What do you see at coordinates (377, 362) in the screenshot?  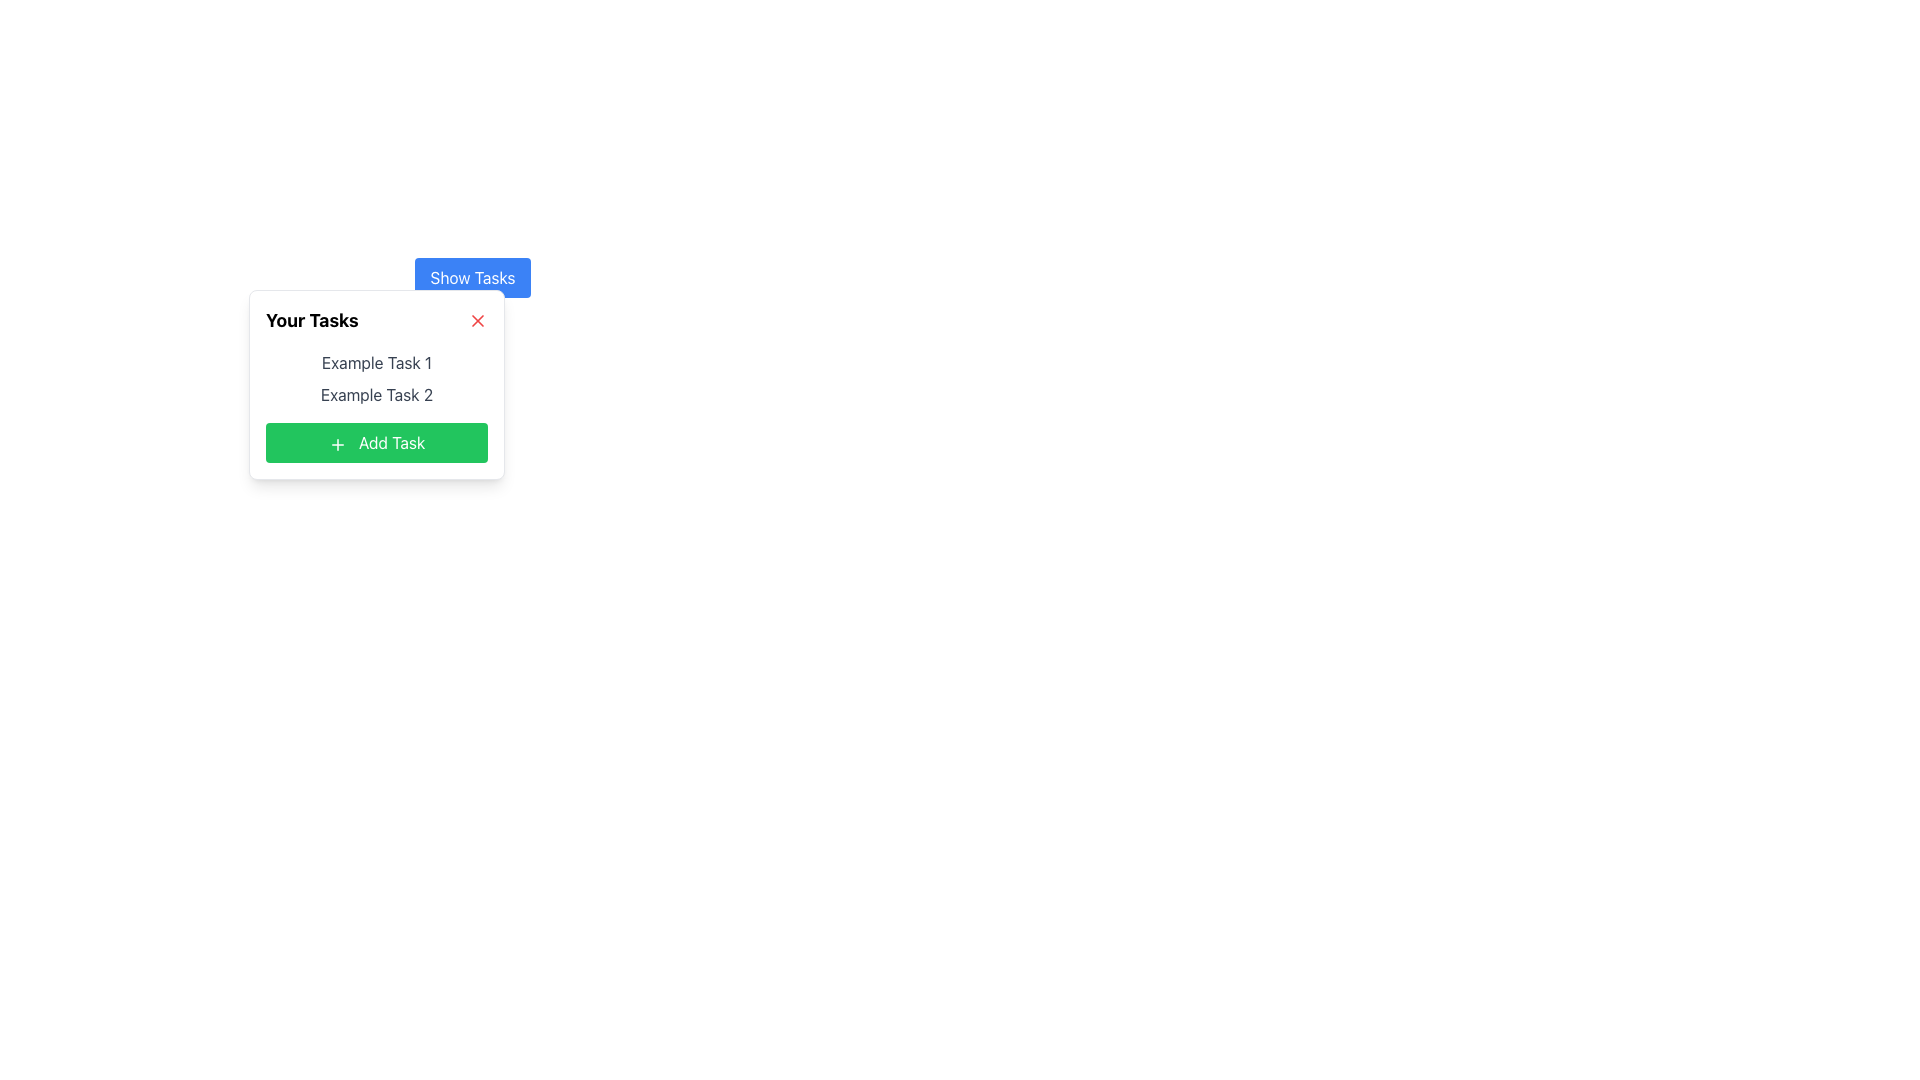 I see `the text label that represents the task name, positioned as the first item in the task list under the 'Your Tasks' header` at bounding box center [377, 362].